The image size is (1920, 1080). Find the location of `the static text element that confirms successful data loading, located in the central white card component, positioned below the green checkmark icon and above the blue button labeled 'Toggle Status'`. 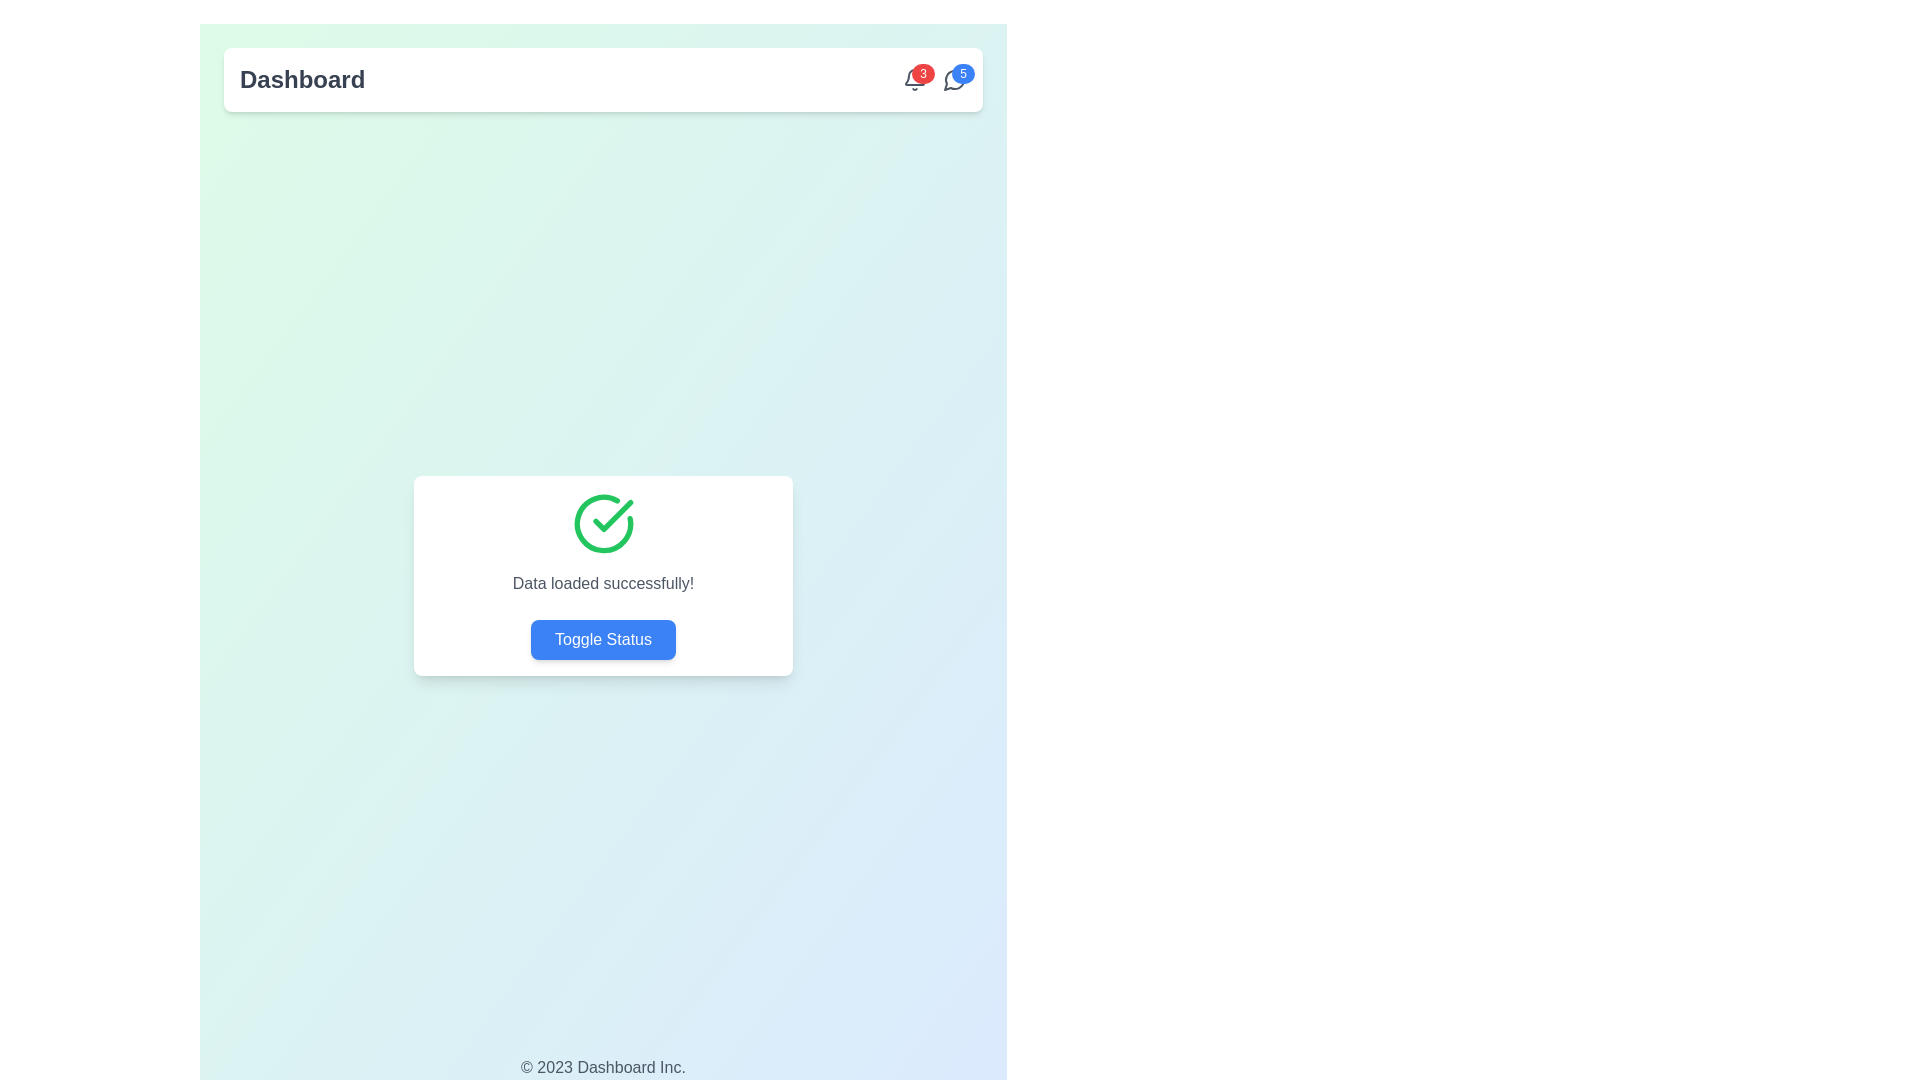

the static text element that confirms successful data loading, located in the central white card component, positioned below the green checkmark icon and above the blue button labeled 'Toggle Status' is located at coordinates (602, 583).